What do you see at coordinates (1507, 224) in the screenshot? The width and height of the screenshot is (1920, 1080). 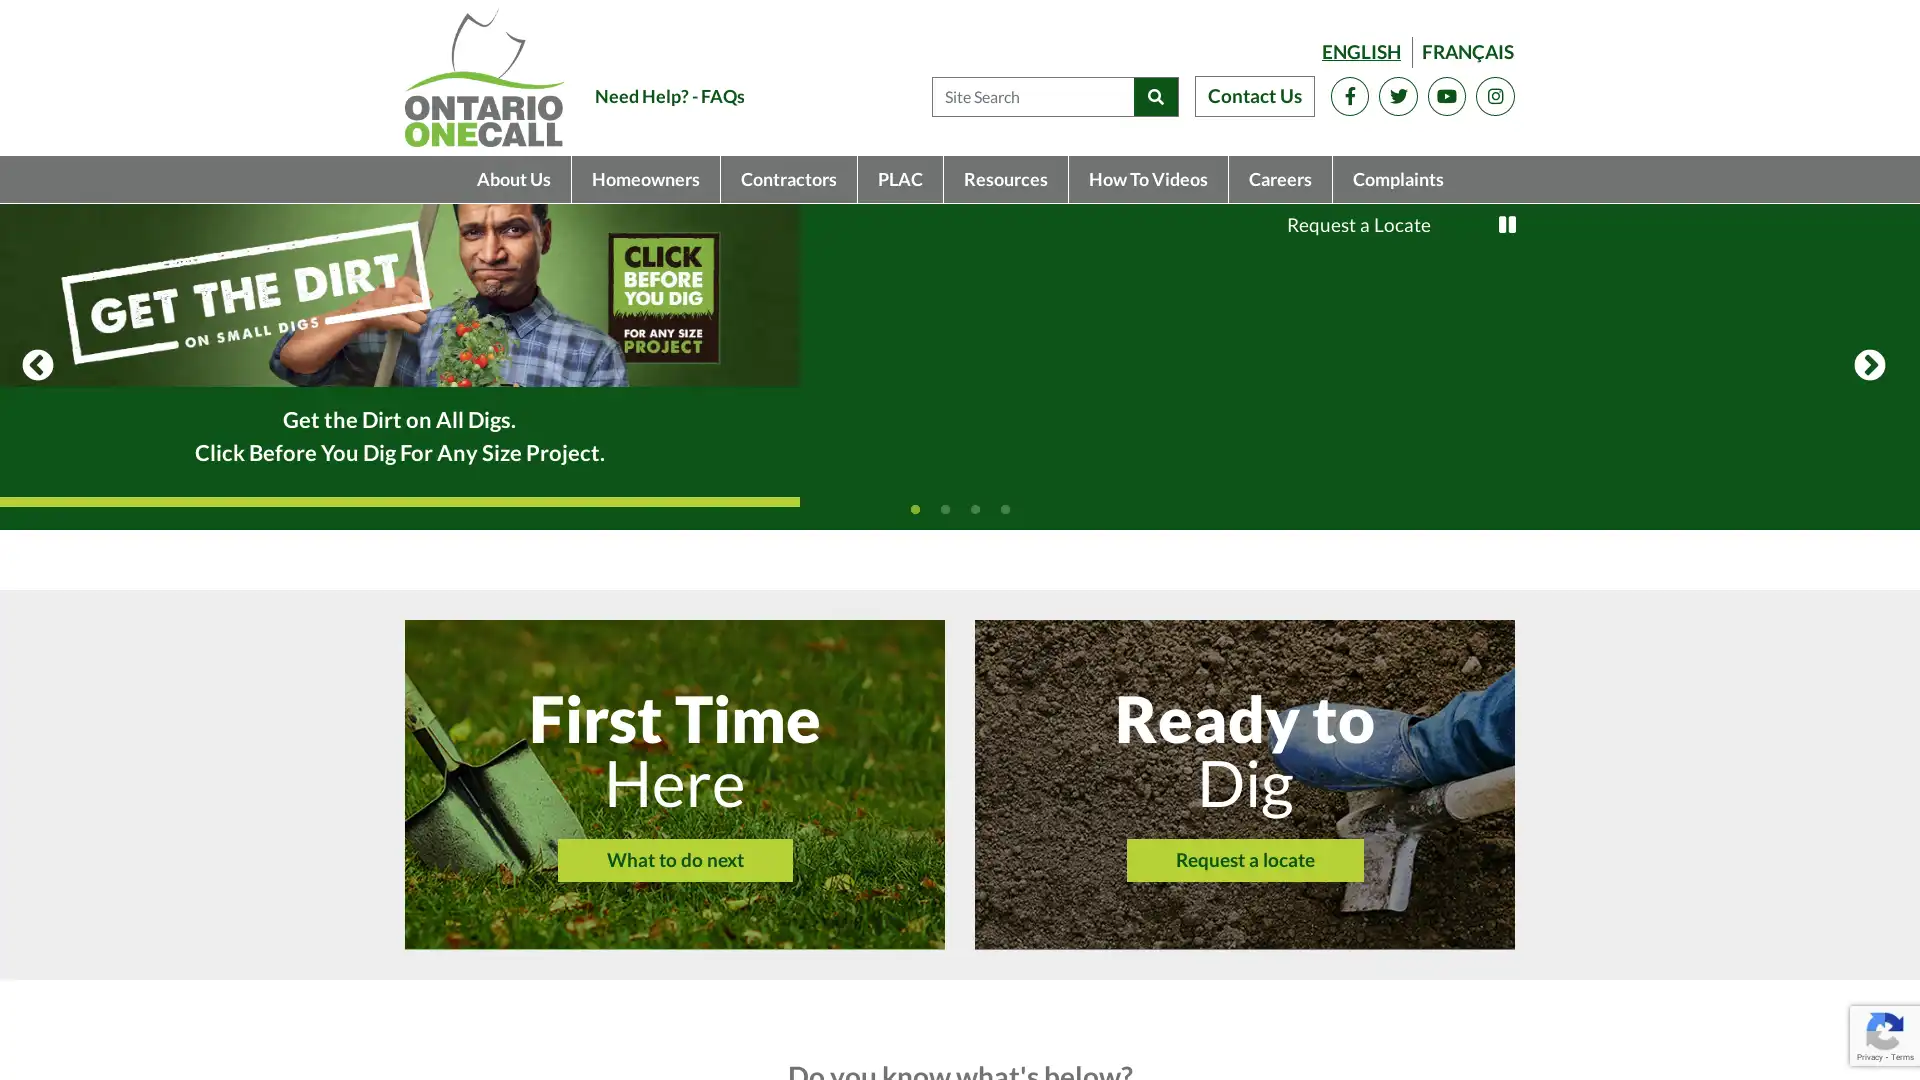 I see `Pause playback` at bounding box center [1507, 224].